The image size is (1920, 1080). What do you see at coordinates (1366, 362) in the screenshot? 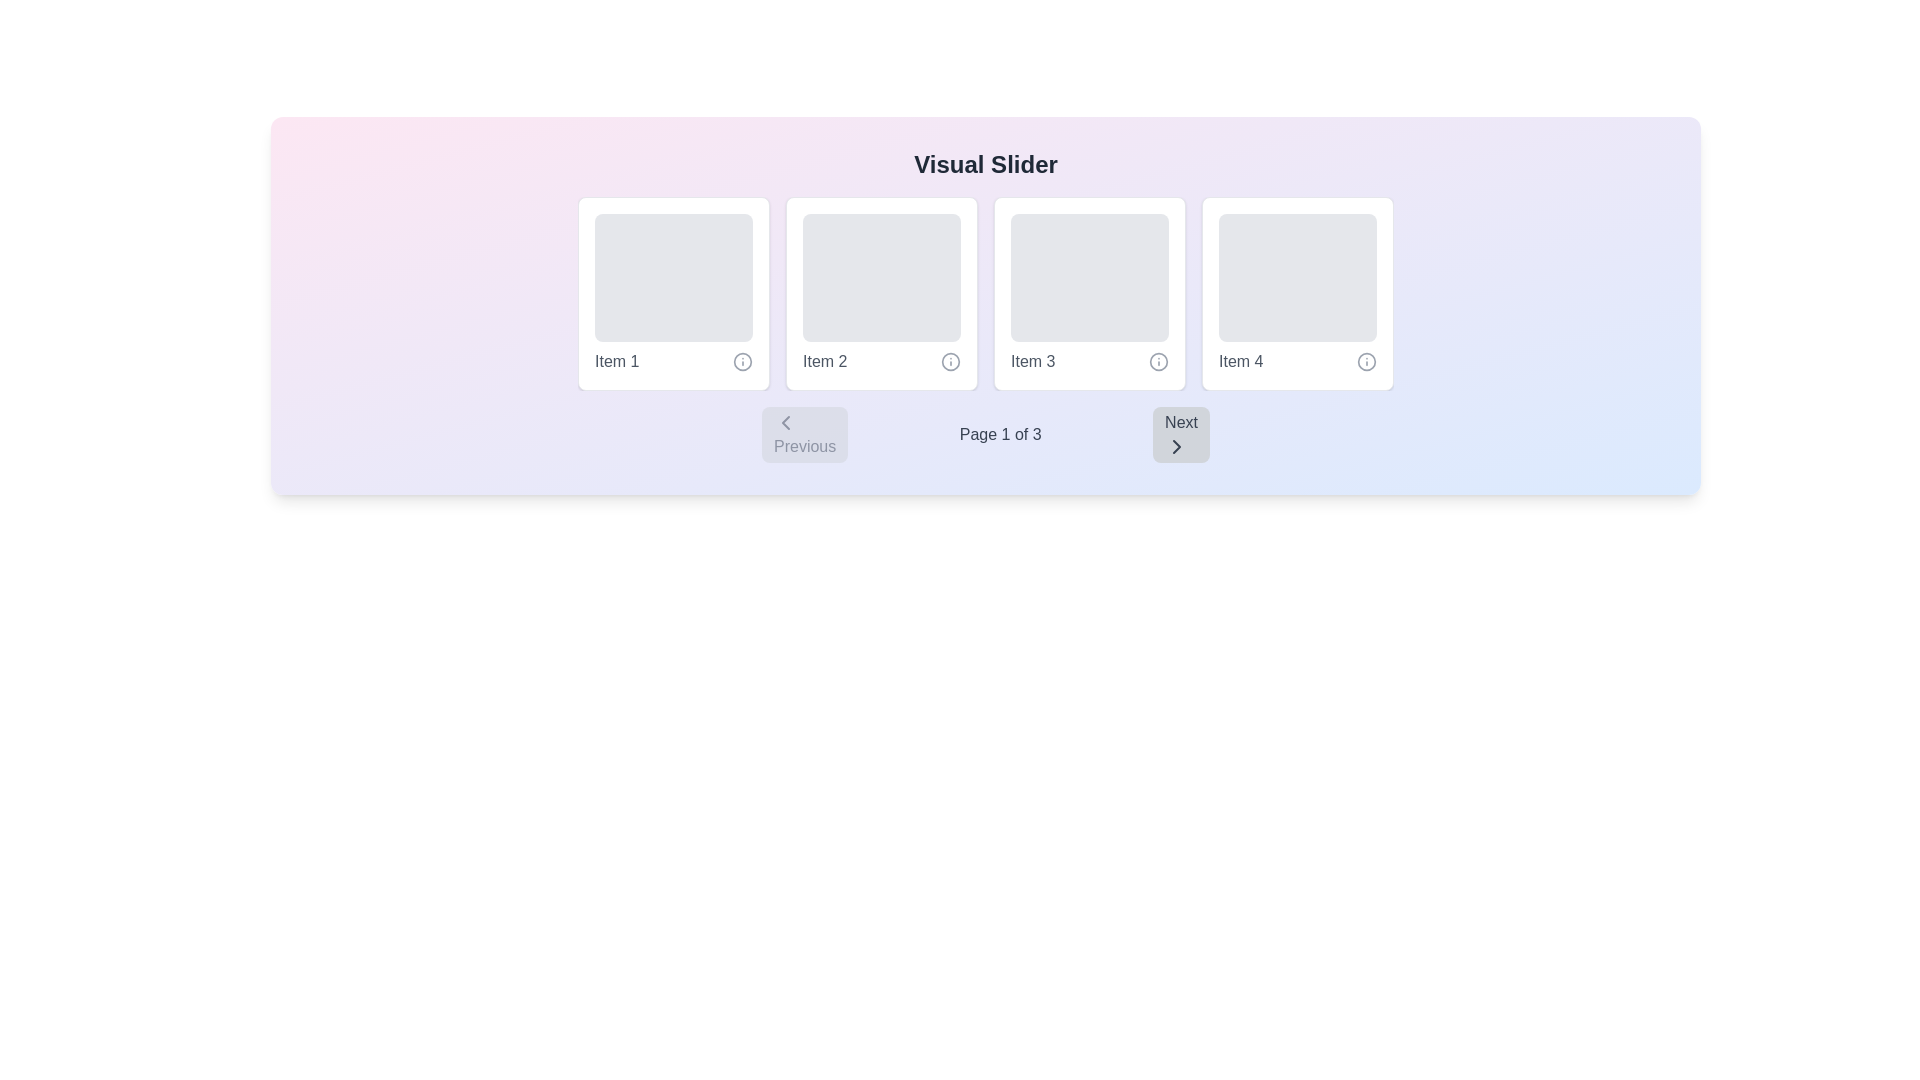
I see `the 'info' icon located at the bottom-right corner of the 'Item 4' box in the horizontal slider` at bounding box center [1366, 362].